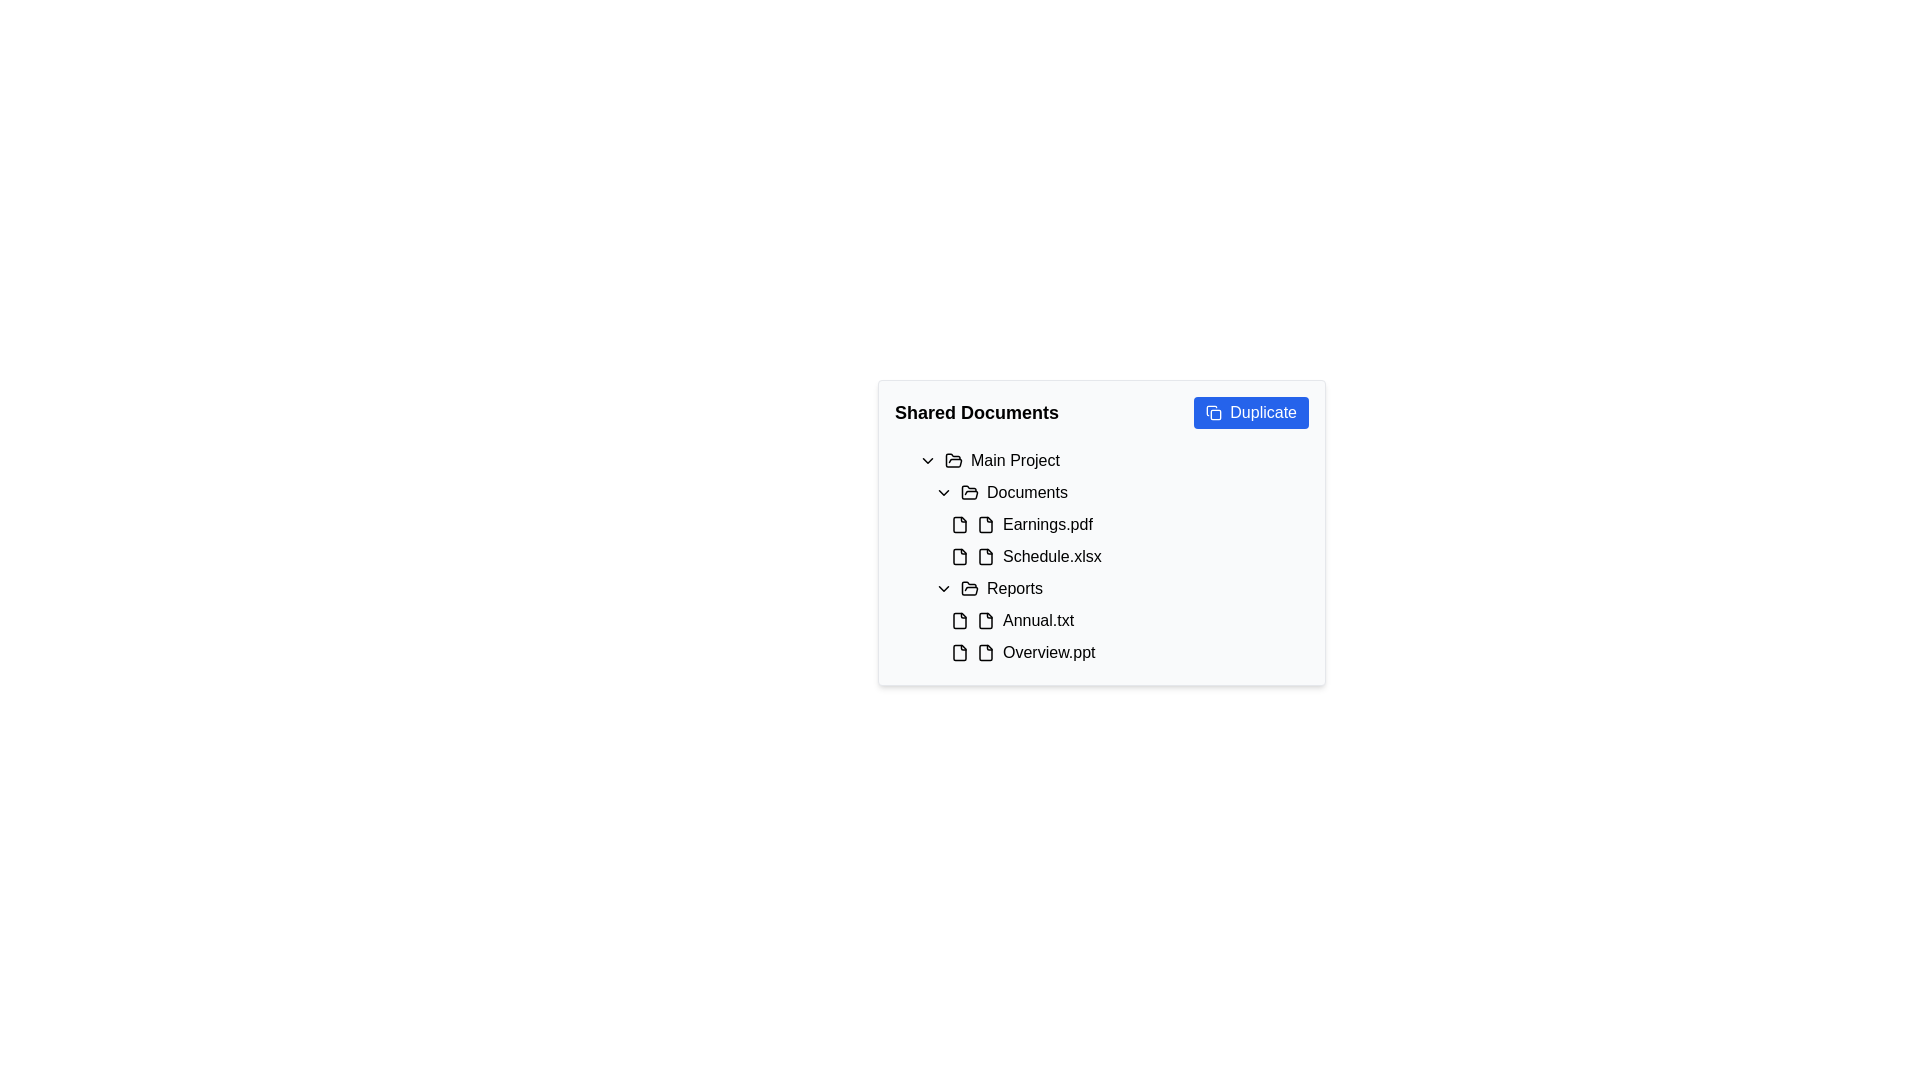 The width and height of the screenshot is (1920, 1080). I want to click on the document icon representing the file 'Overview.ppt' in the directory tree display, which has a triangular folded corner indicating it is a document file, so click(960, 652).